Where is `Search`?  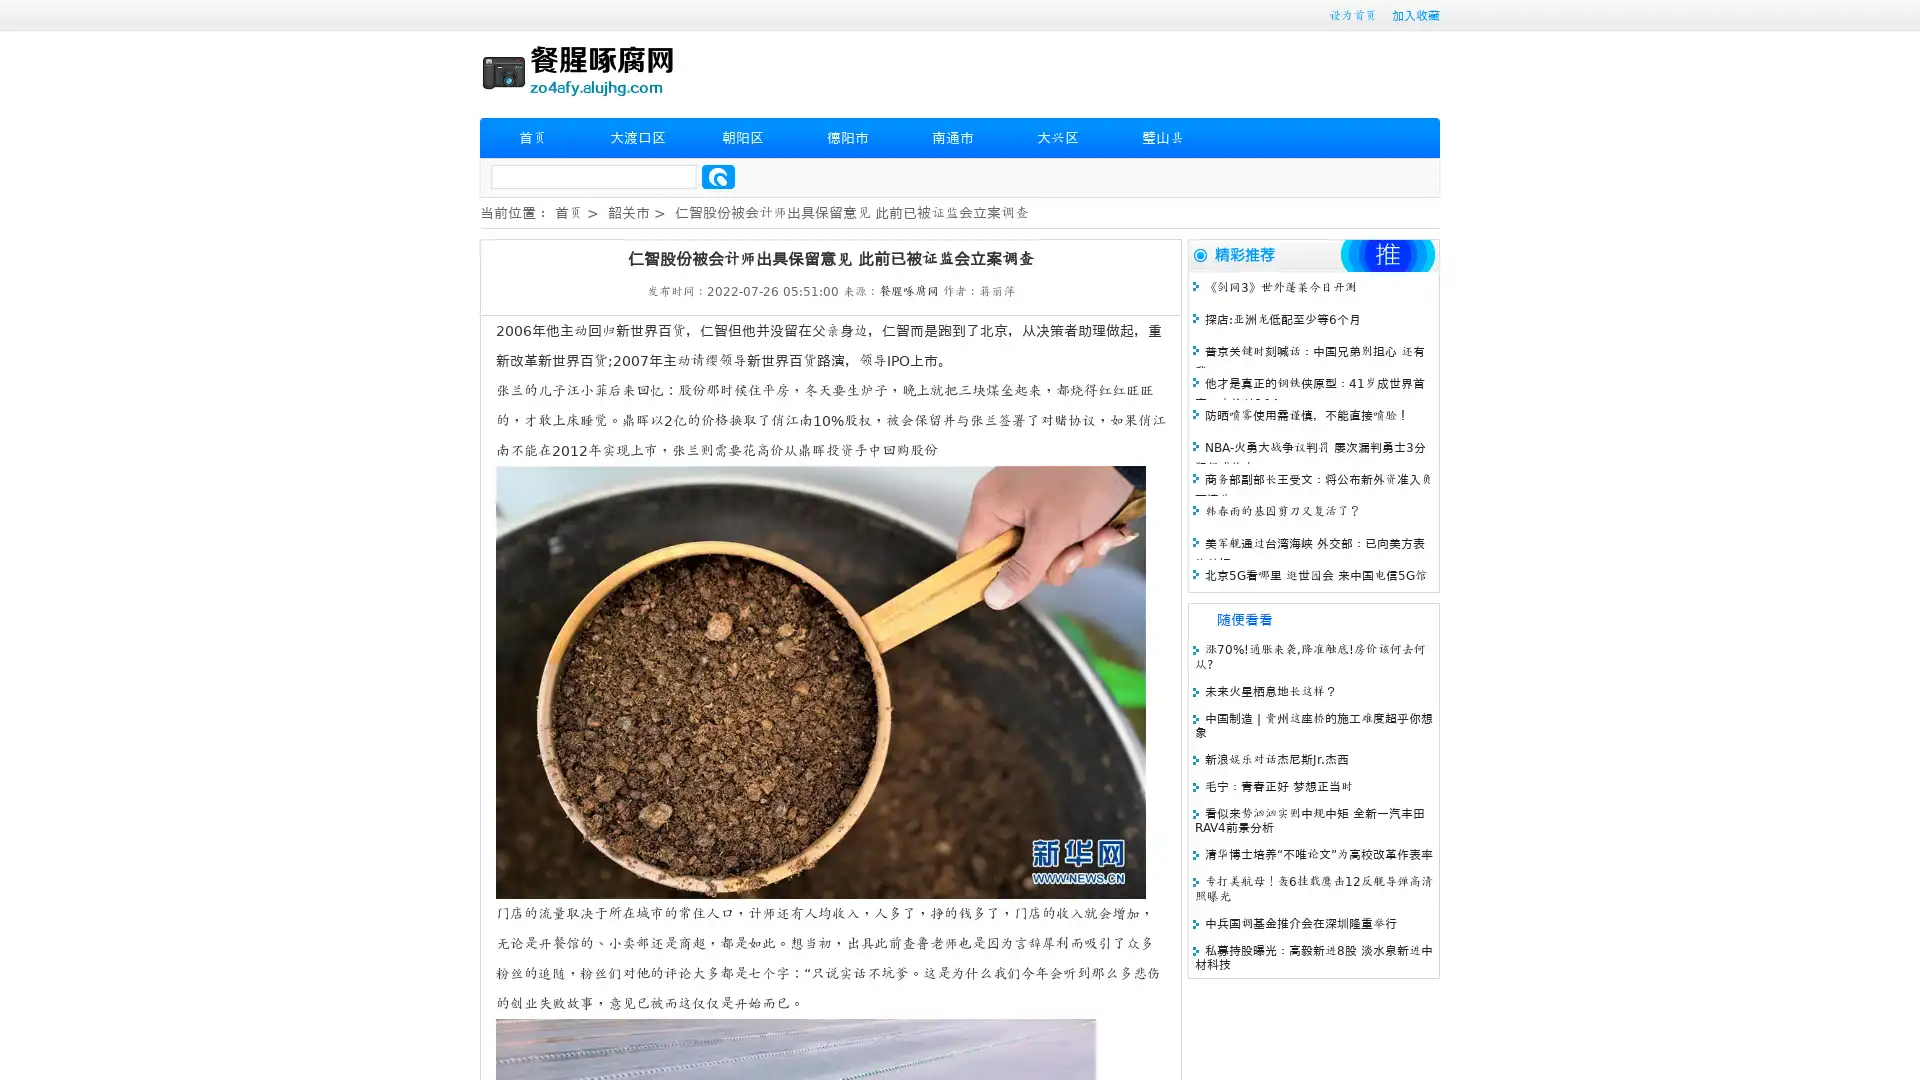
Search is located at coordinates (718, 176).